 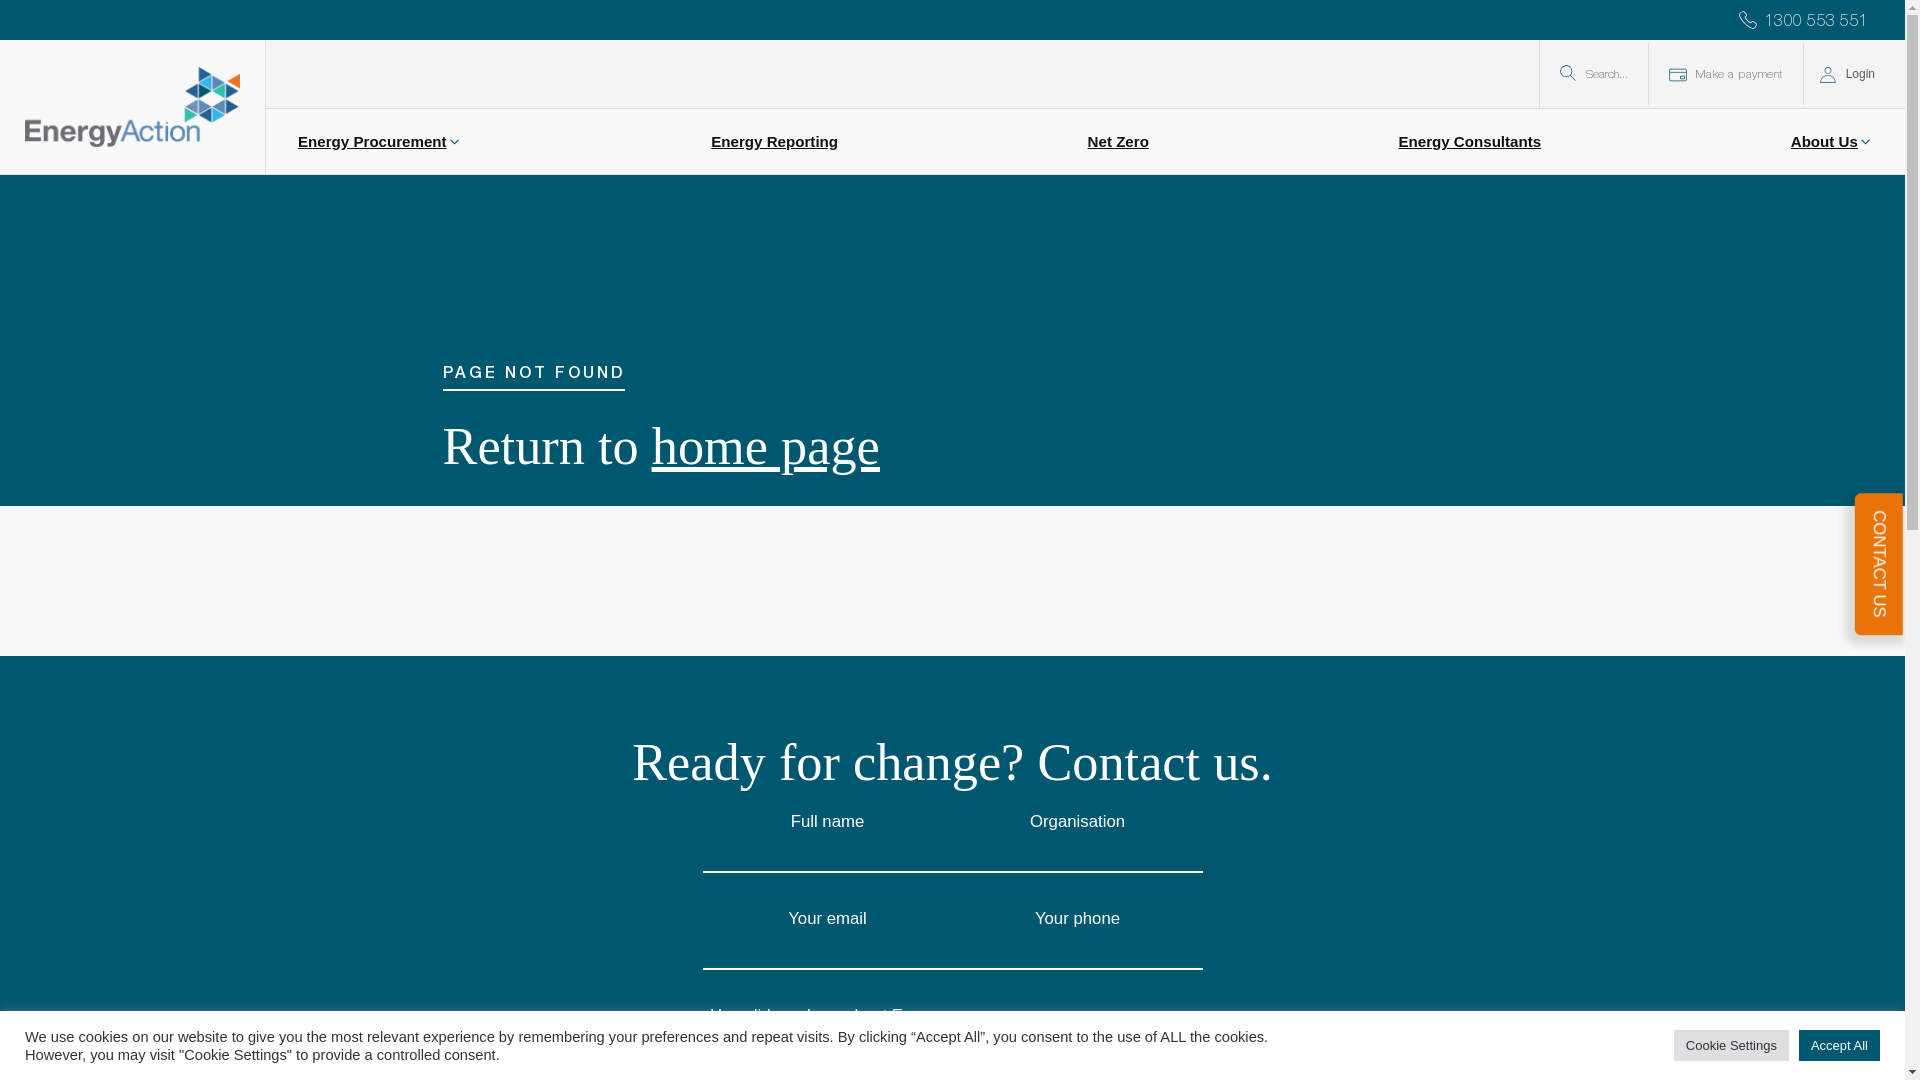 I want to click on 'Search...', so click(x=1592, y=72).